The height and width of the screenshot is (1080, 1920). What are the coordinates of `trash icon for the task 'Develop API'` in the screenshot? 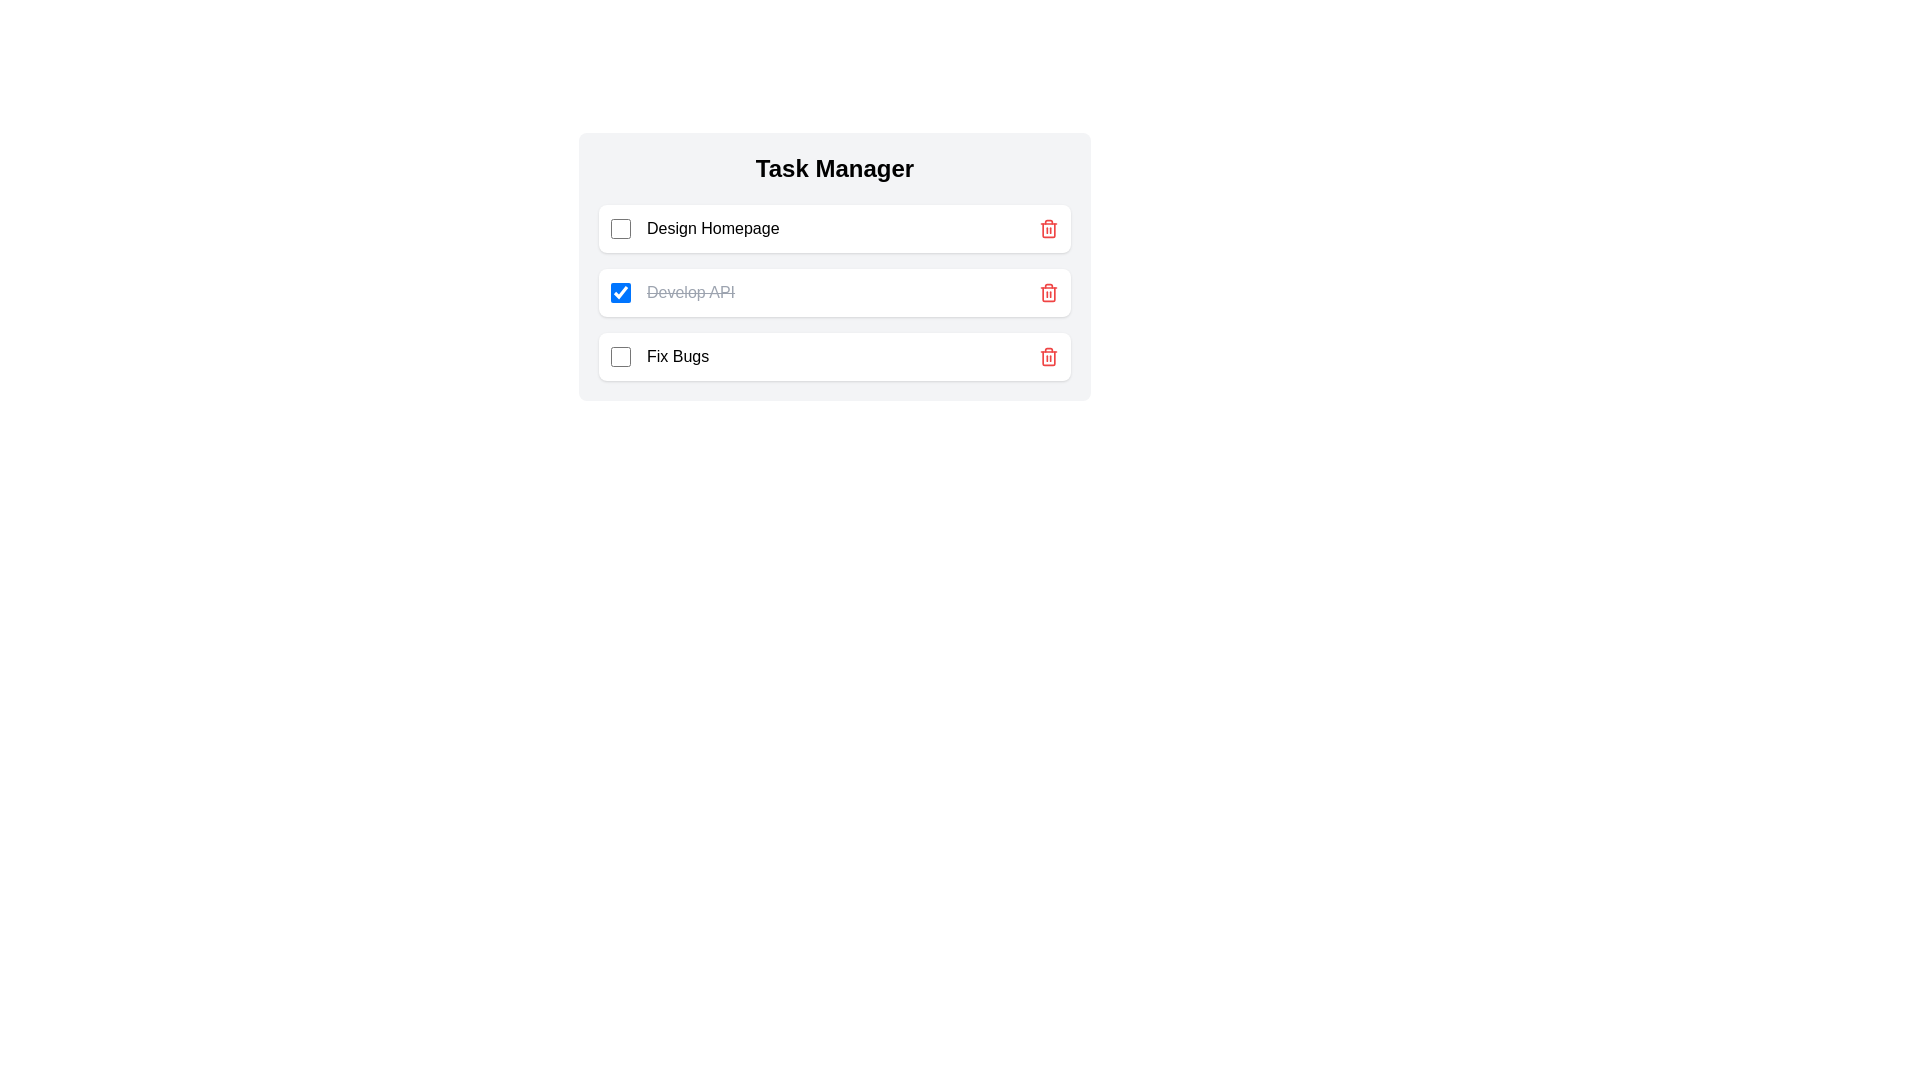 It's located at (1048, 293).